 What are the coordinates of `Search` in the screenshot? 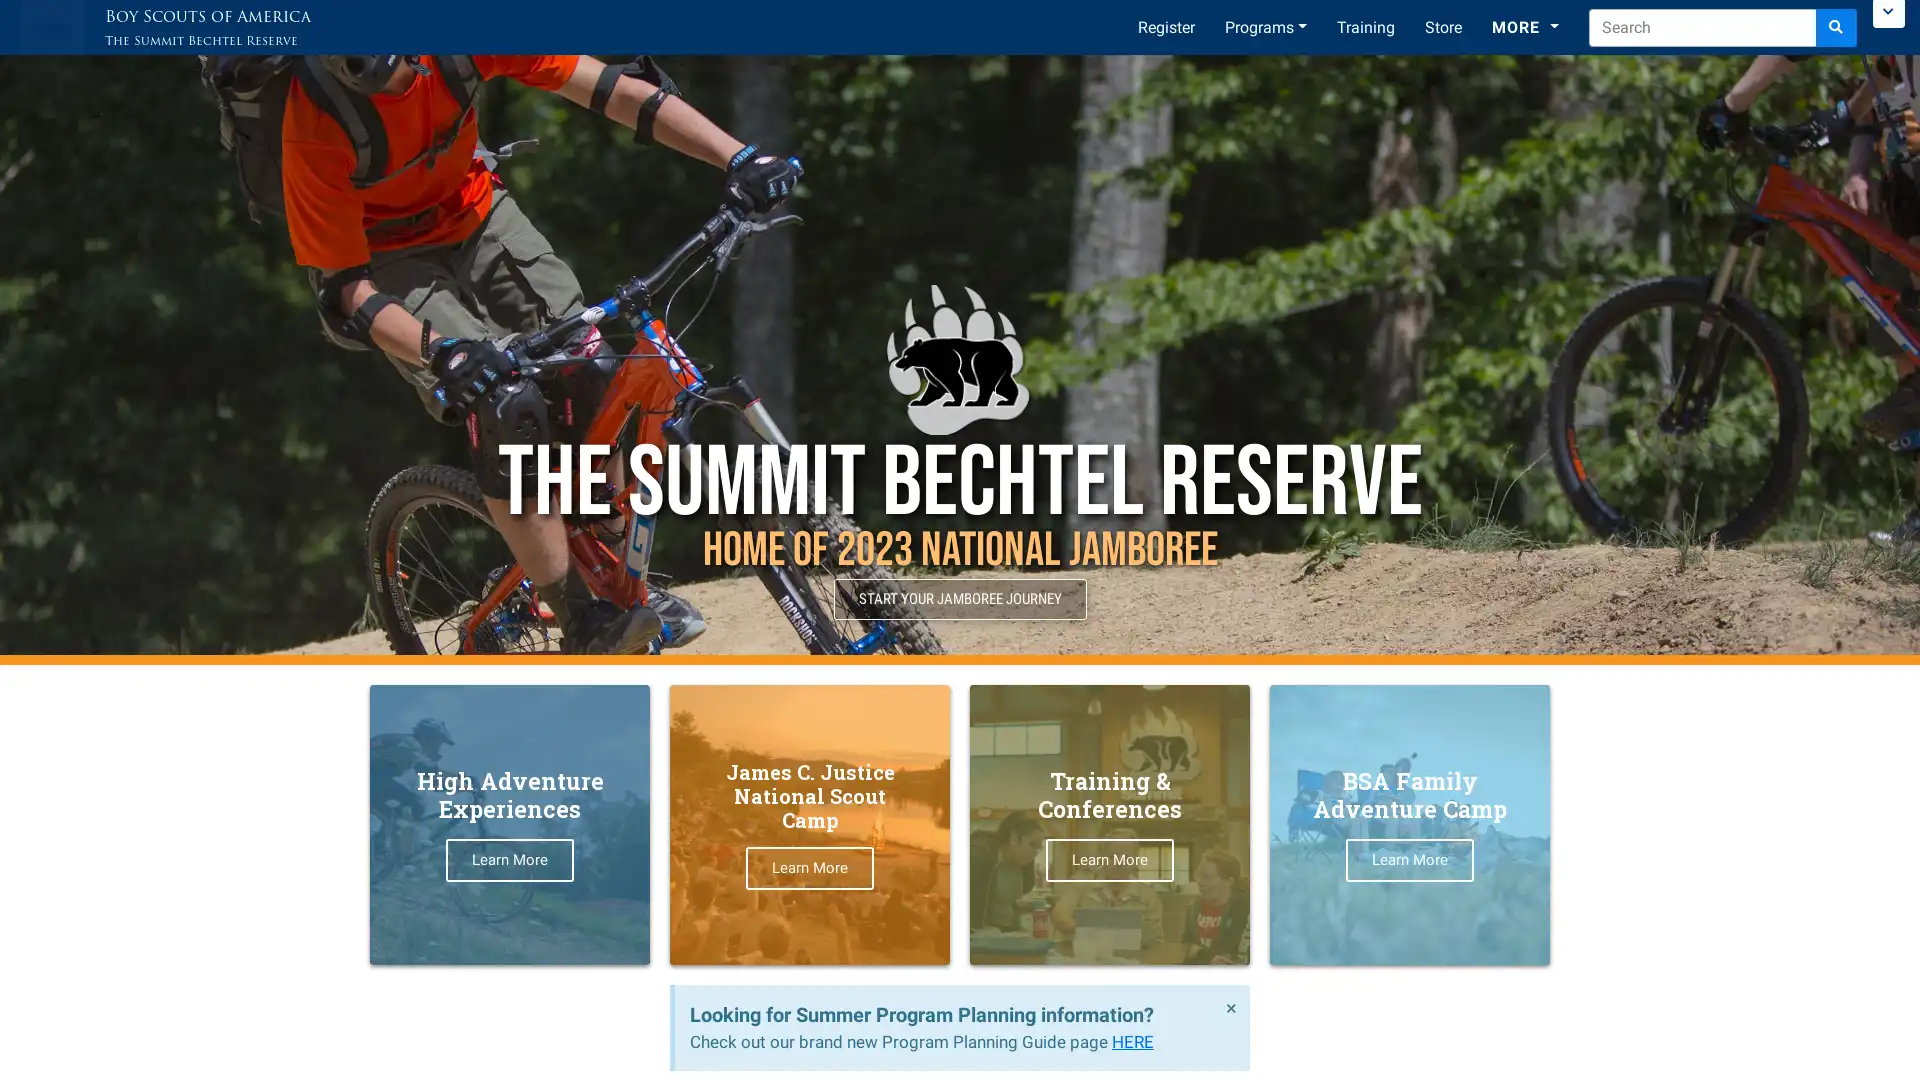 It's located at (1836, 27).